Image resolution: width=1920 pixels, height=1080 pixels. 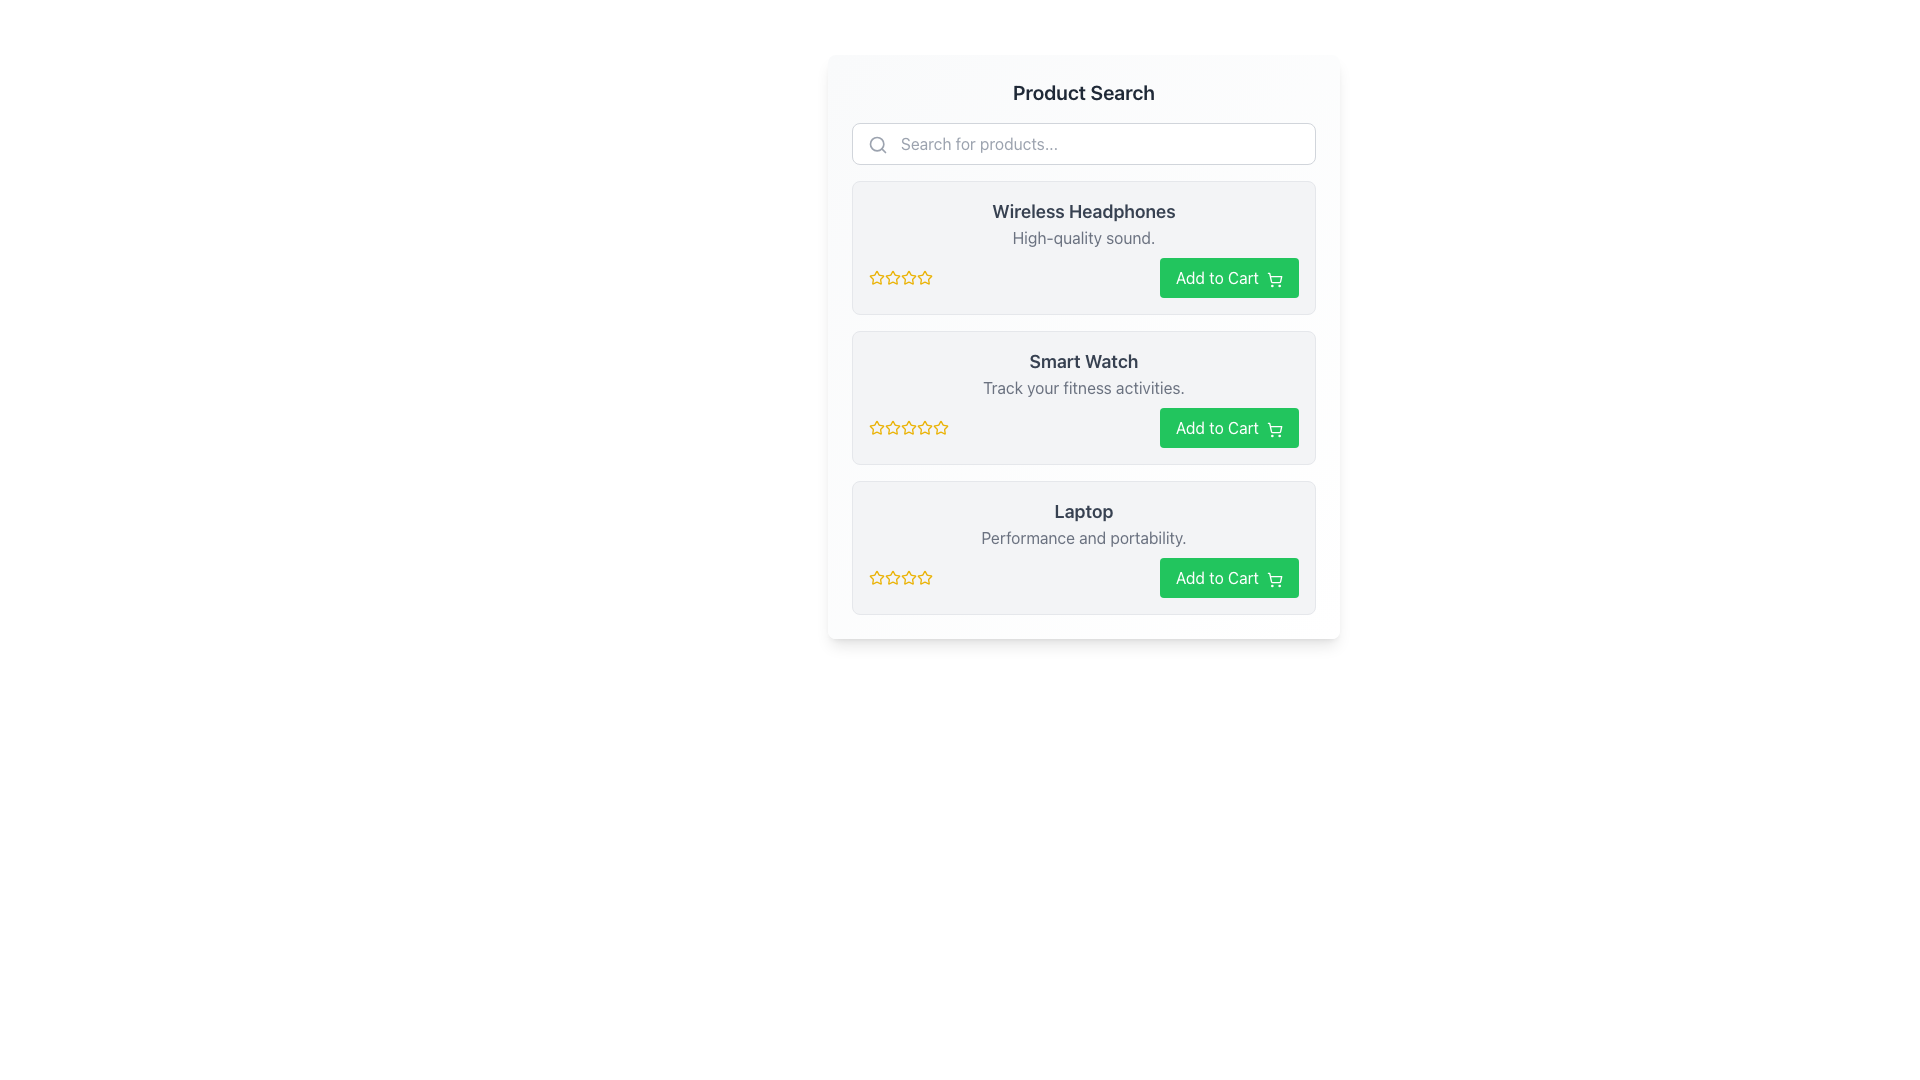 I want to click on the 'Add to Cart' button with rounded corners, green background, and white text, located in the third product card from the top, so click(x=1228, y=578).